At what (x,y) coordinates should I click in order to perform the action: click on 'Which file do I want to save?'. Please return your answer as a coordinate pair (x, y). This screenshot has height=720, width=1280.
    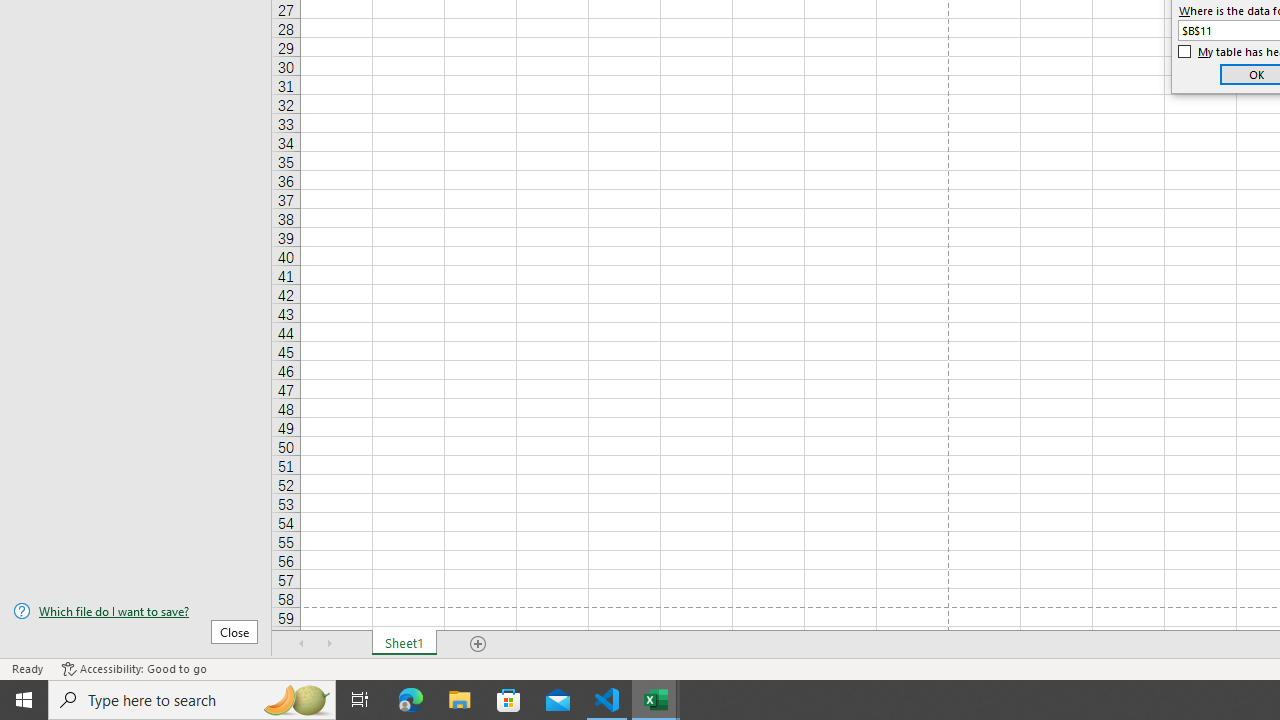
    Looking at the image, I should click on (135, 610).